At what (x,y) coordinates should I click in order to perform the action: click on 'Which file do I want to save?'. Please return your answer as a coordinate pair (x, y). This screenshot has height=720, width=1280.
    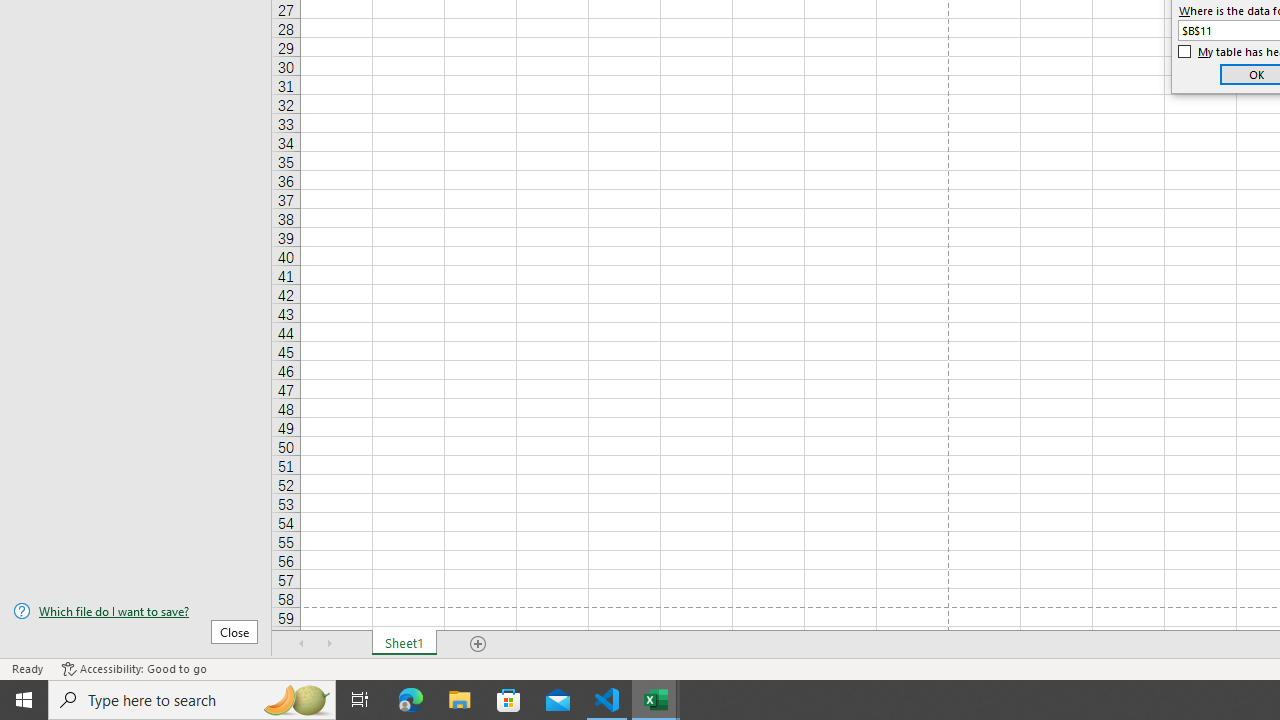
    Looking at the image, I should click on (135, 610).